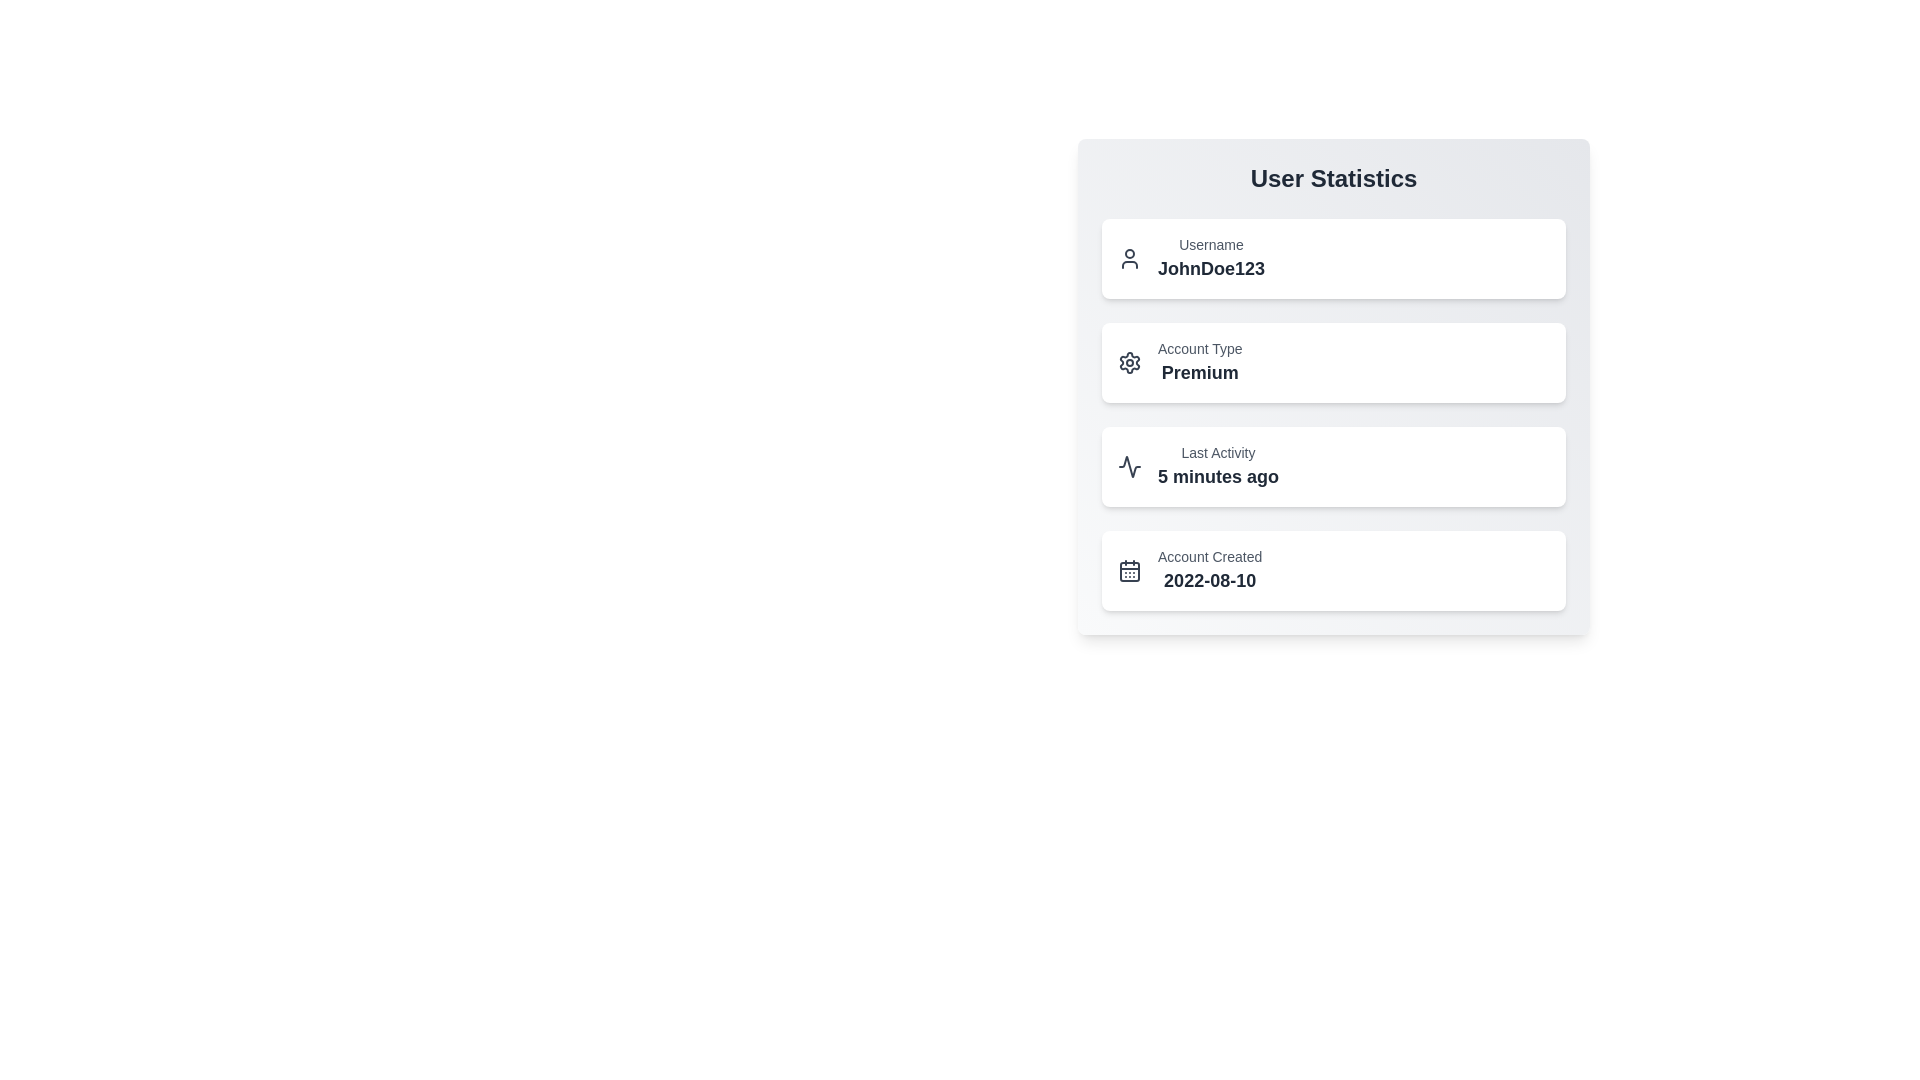 The image size is (1920, 1080). What do you see at coordinates (1209, 556) in the screenshot?
I see `the label indicating the account creation date located in the 'User Statistics' card, positioned above the date '2022-08-10'` at bounding box center [1209, 556].